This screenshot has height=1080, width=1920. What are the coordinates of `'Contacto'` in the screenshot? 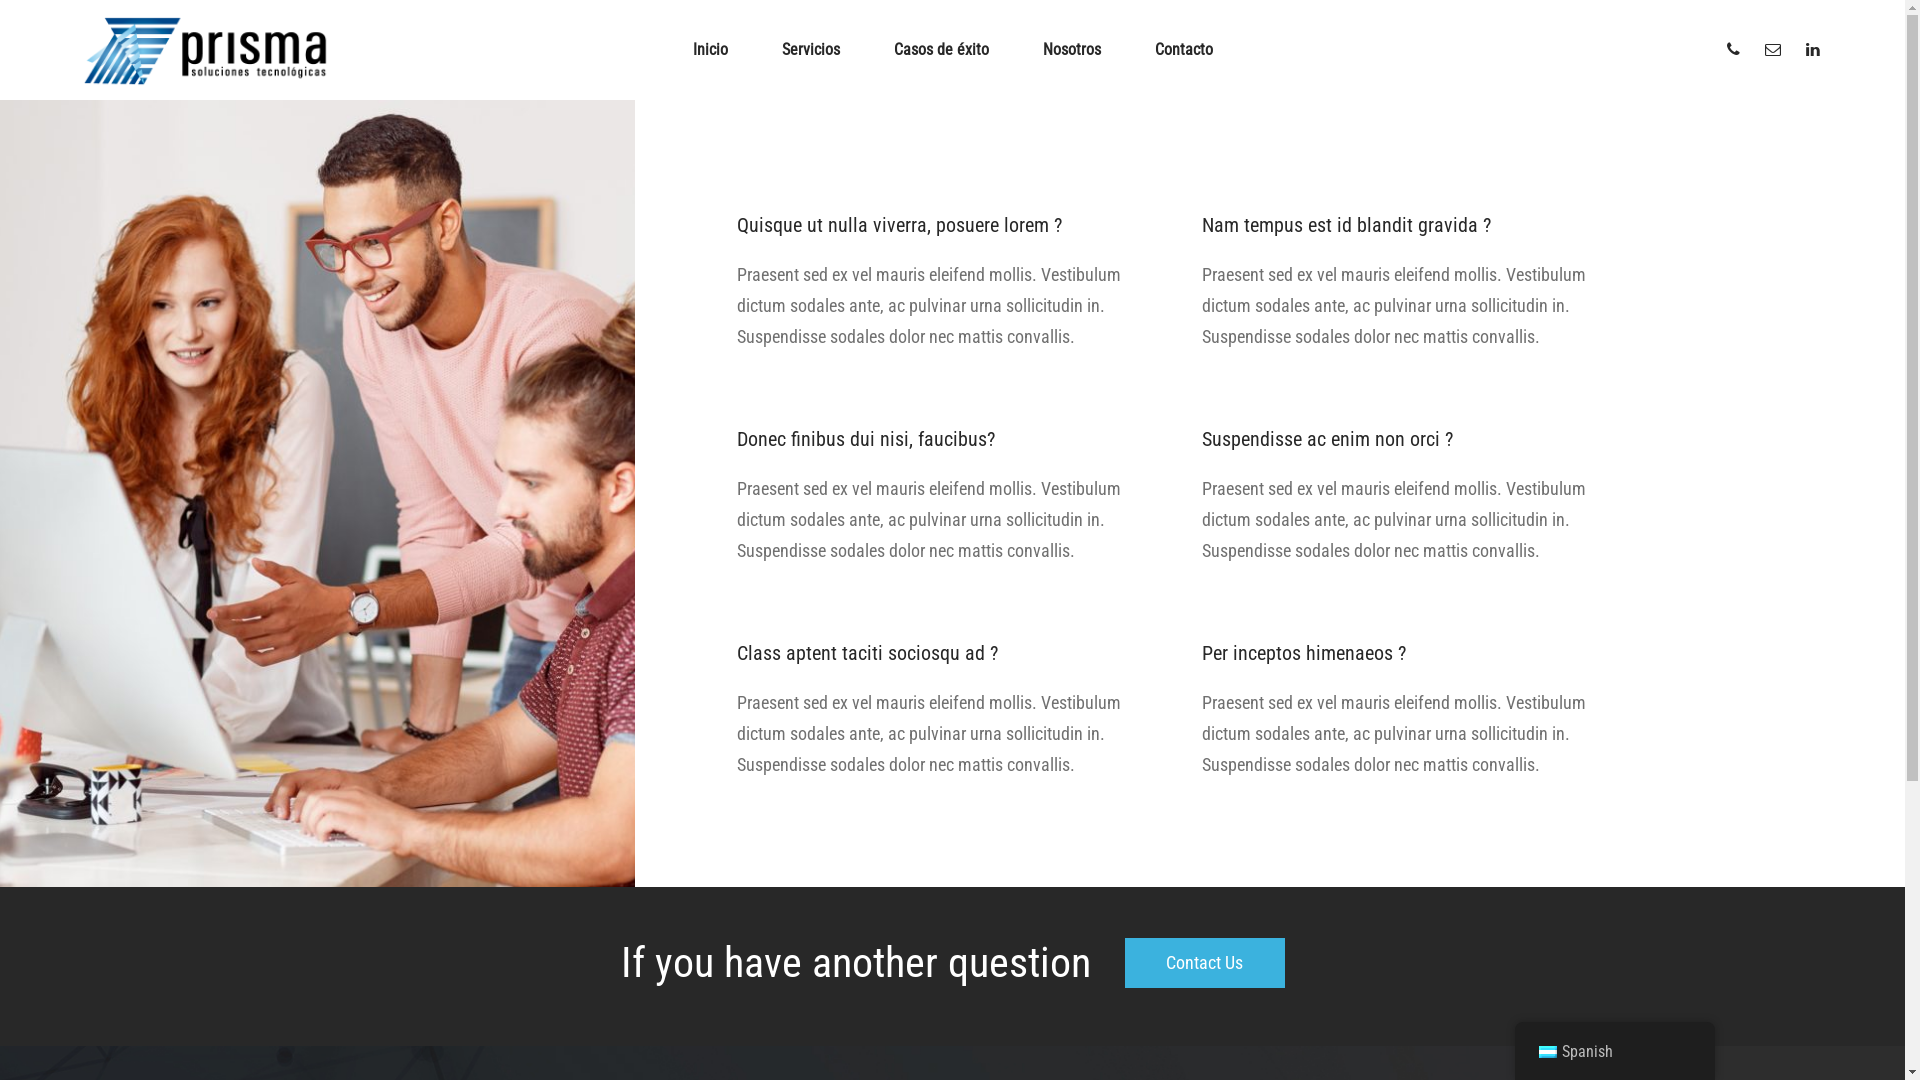 It's located at (1184, 49).